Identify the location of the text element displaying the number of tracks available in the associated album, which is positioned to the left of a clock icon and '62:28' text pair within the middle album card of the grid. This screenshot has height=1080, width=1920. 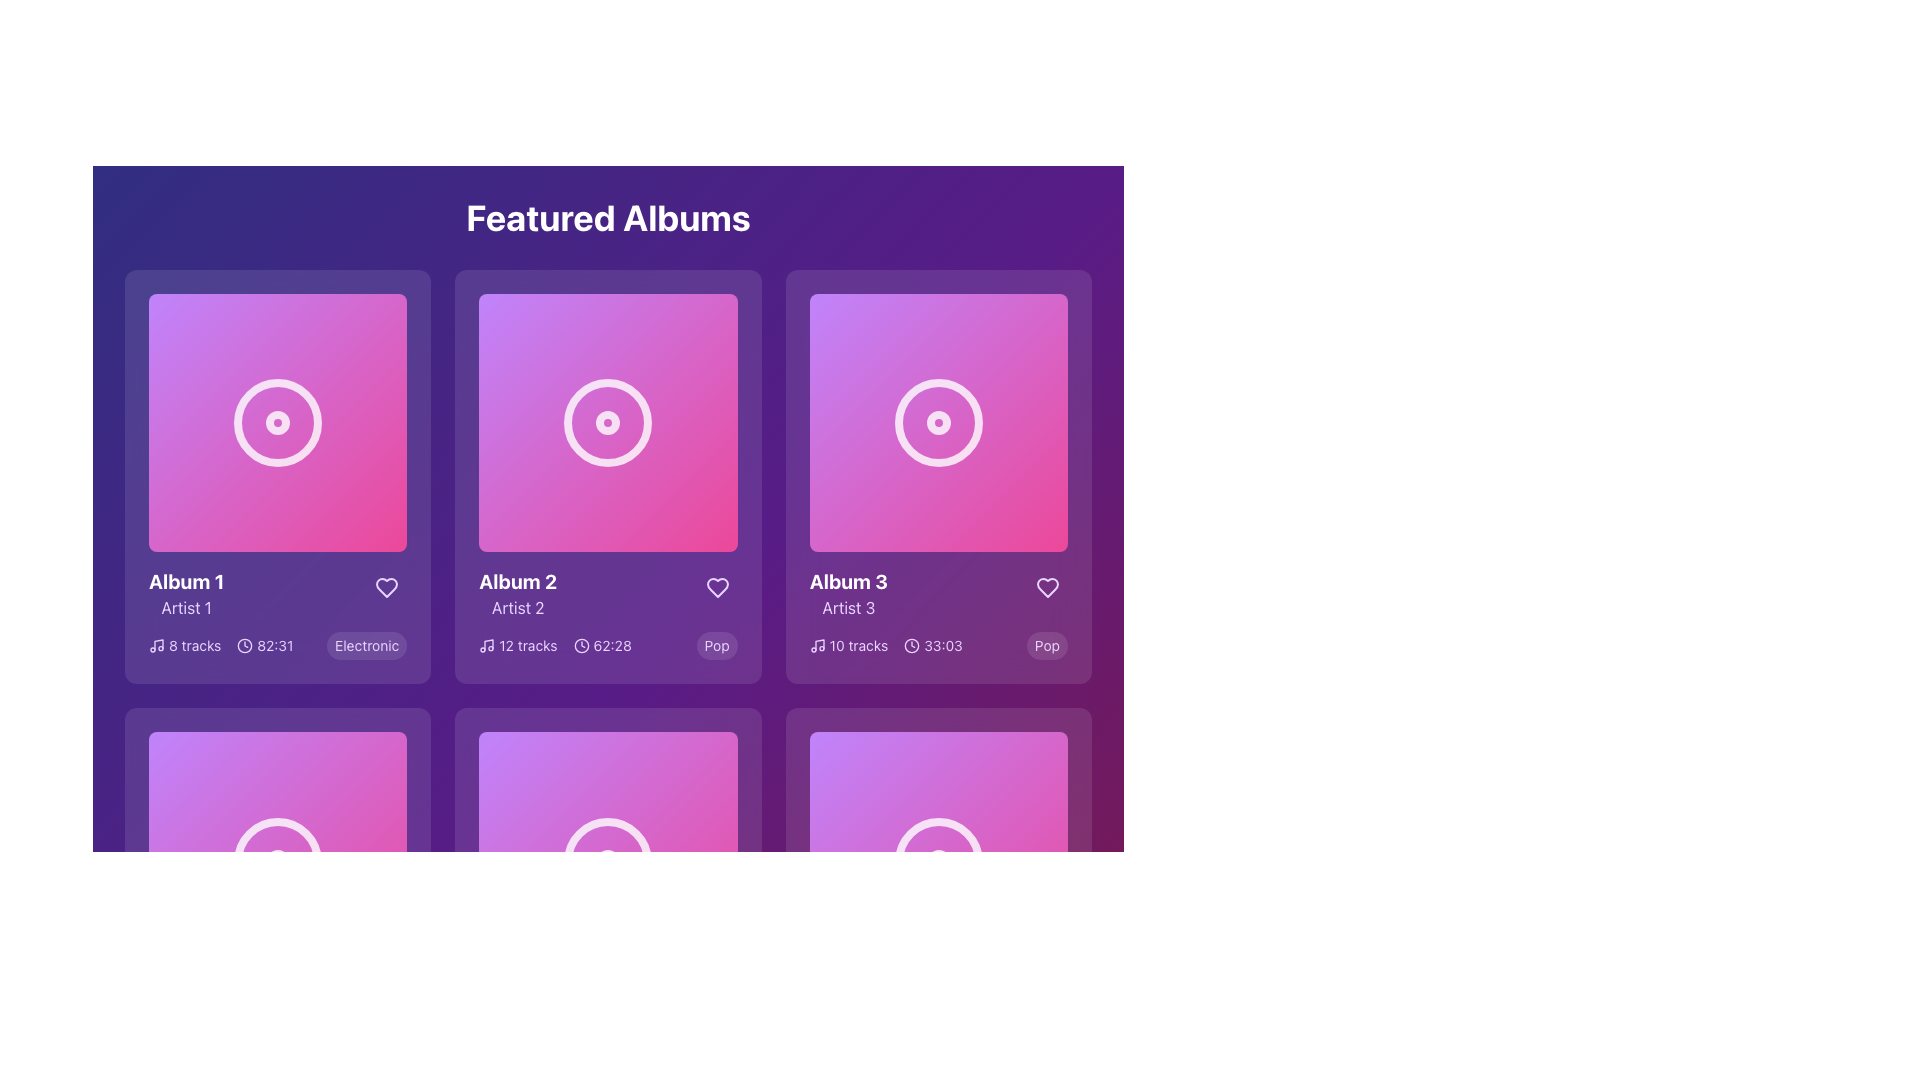
(518, 646).